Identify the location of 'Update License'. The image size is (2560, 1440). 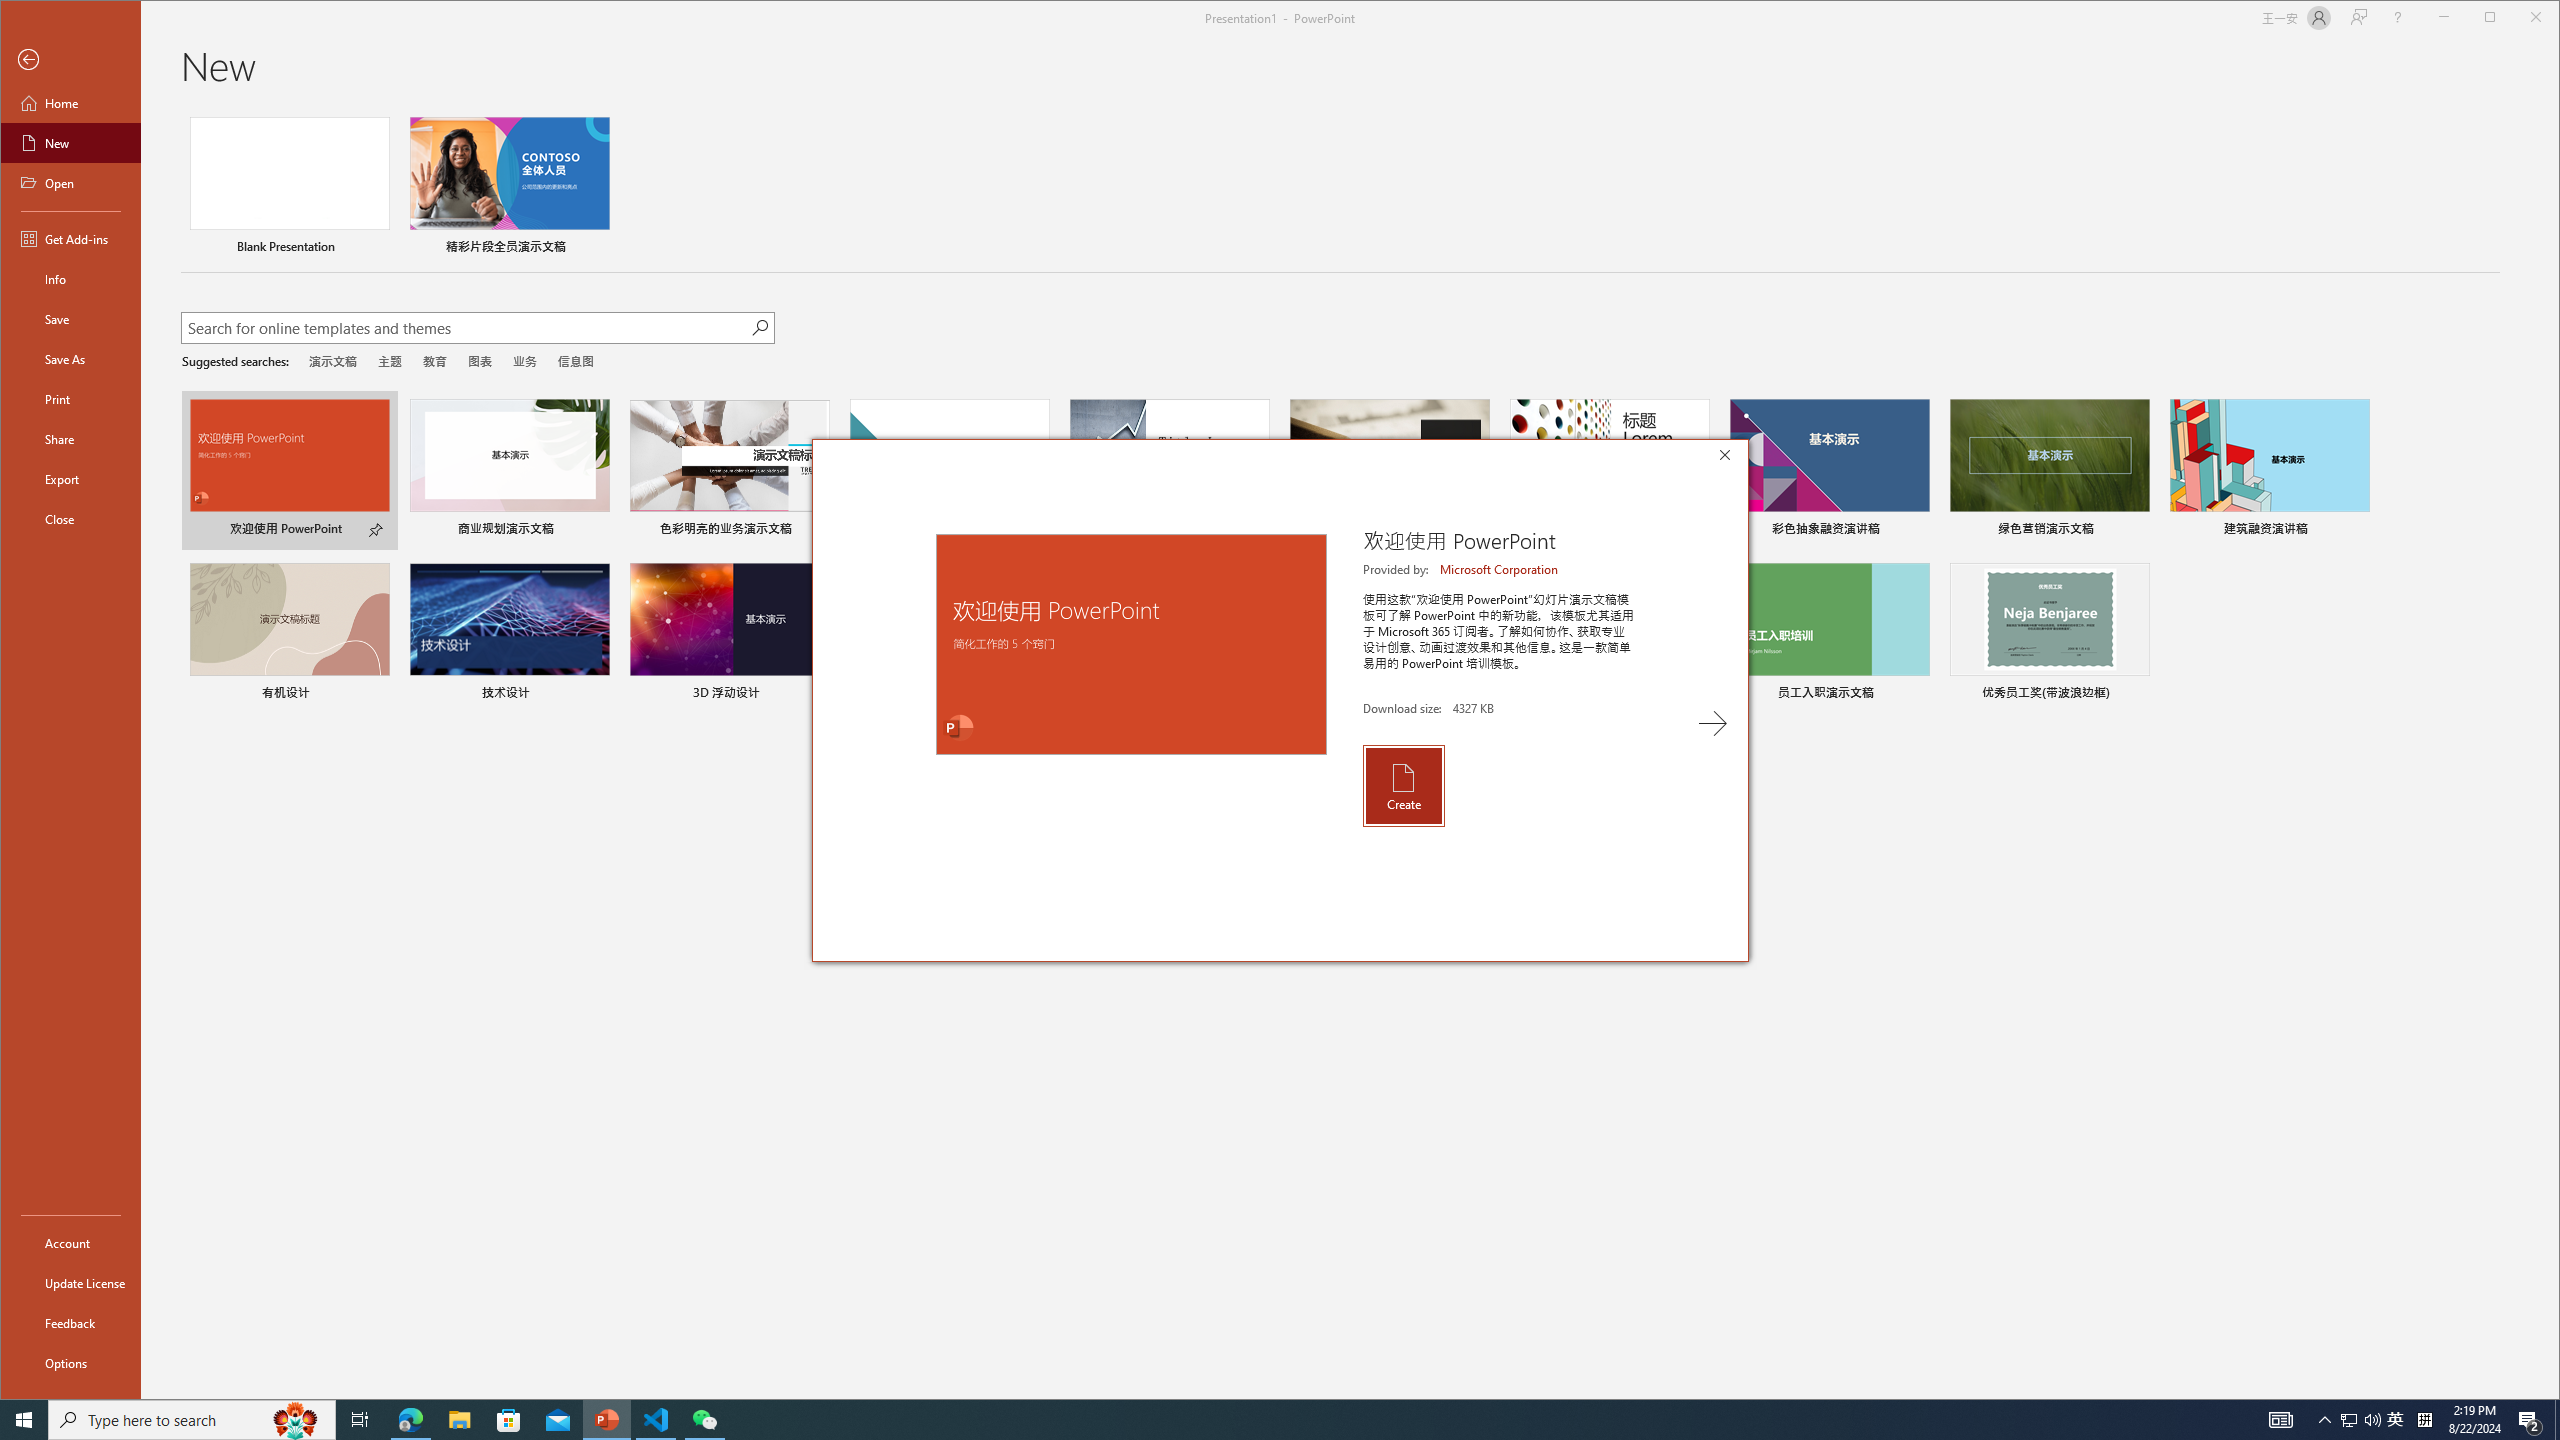
(69, 1282).